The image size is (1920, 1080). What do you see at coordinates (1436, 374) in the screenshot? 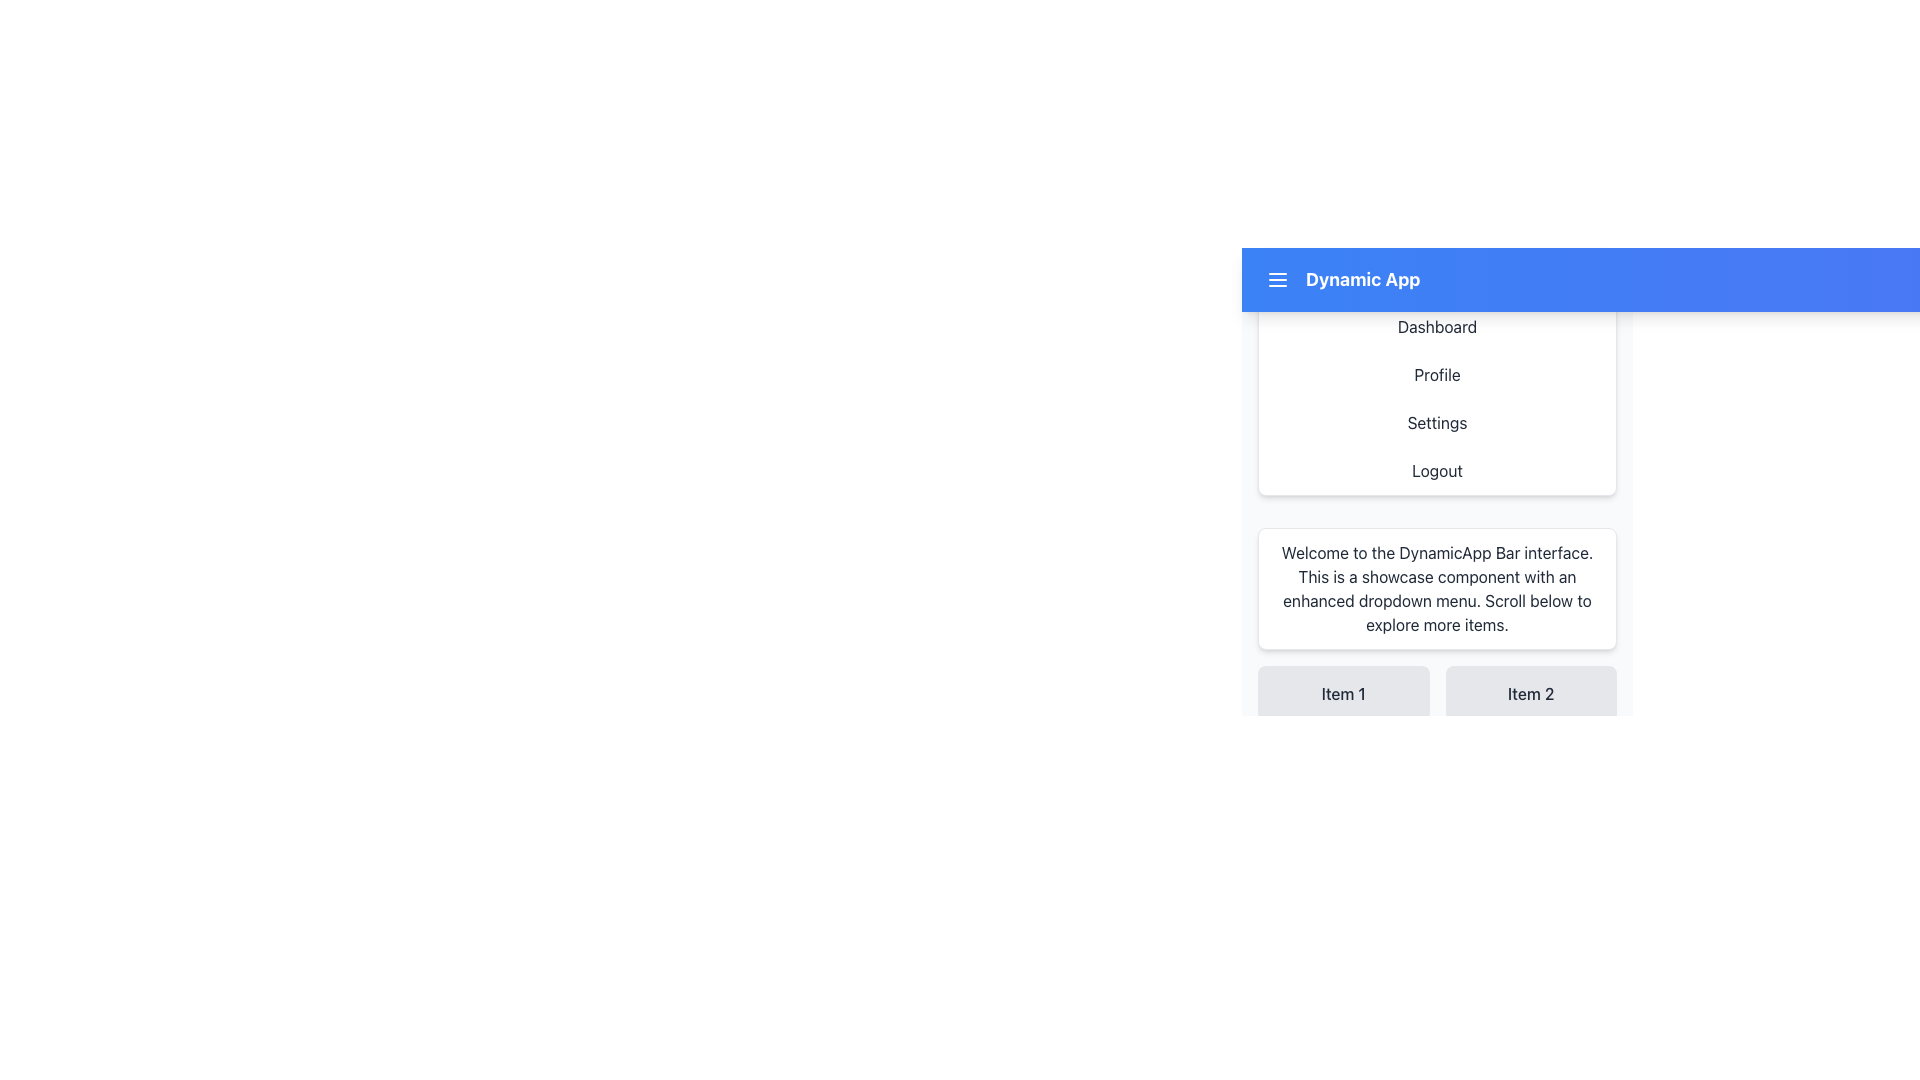
I see `the 'Profile' text label in the dropdown menu, which is the second item in a list of four options` at bounding box center [1436, 374].